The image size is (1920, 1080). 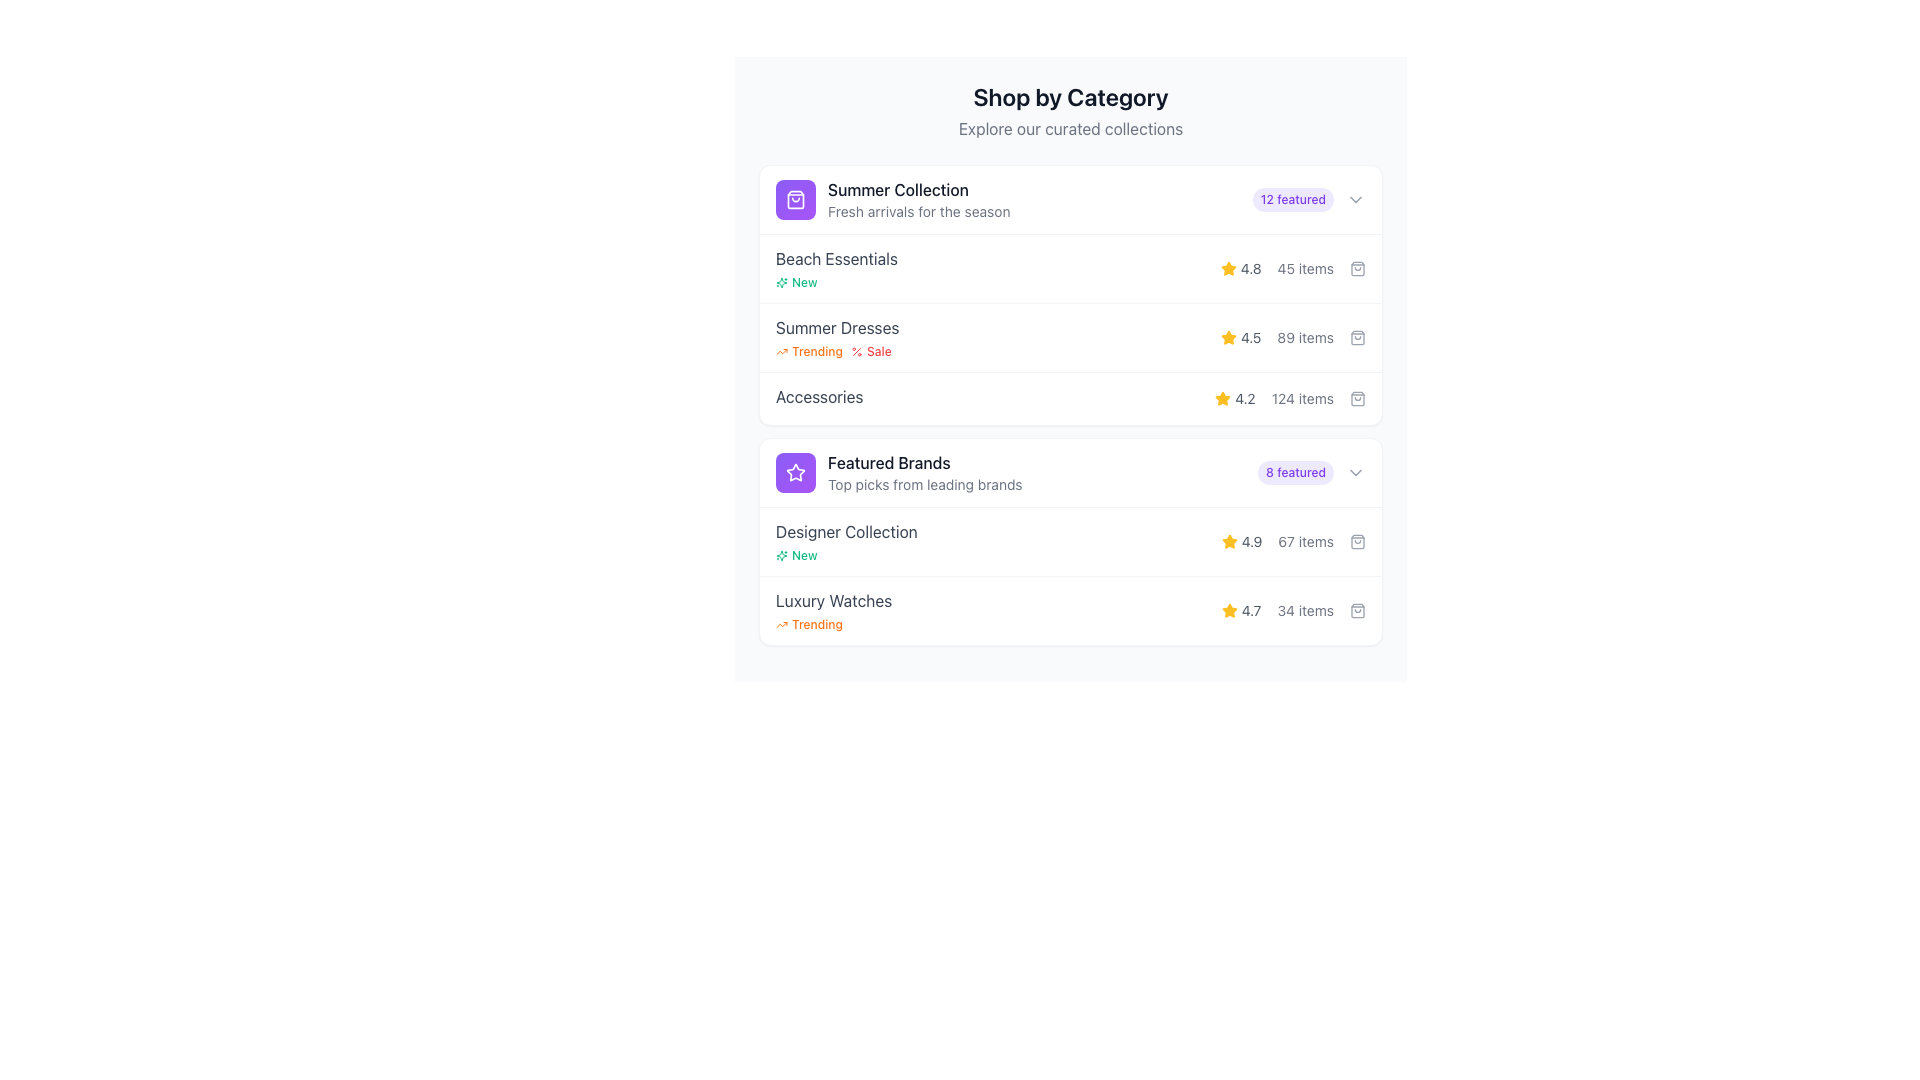 What do you see at coordinates (1305, 268) in the screenshot?
I see `and acknowledge the text content of the Text Label indicating the quantity of items available for 'Beach Essentials', located to the right of the star icon and the numerical rating (4.8) in the 'Summer Collection' section` at bounding box center [1305, 268].